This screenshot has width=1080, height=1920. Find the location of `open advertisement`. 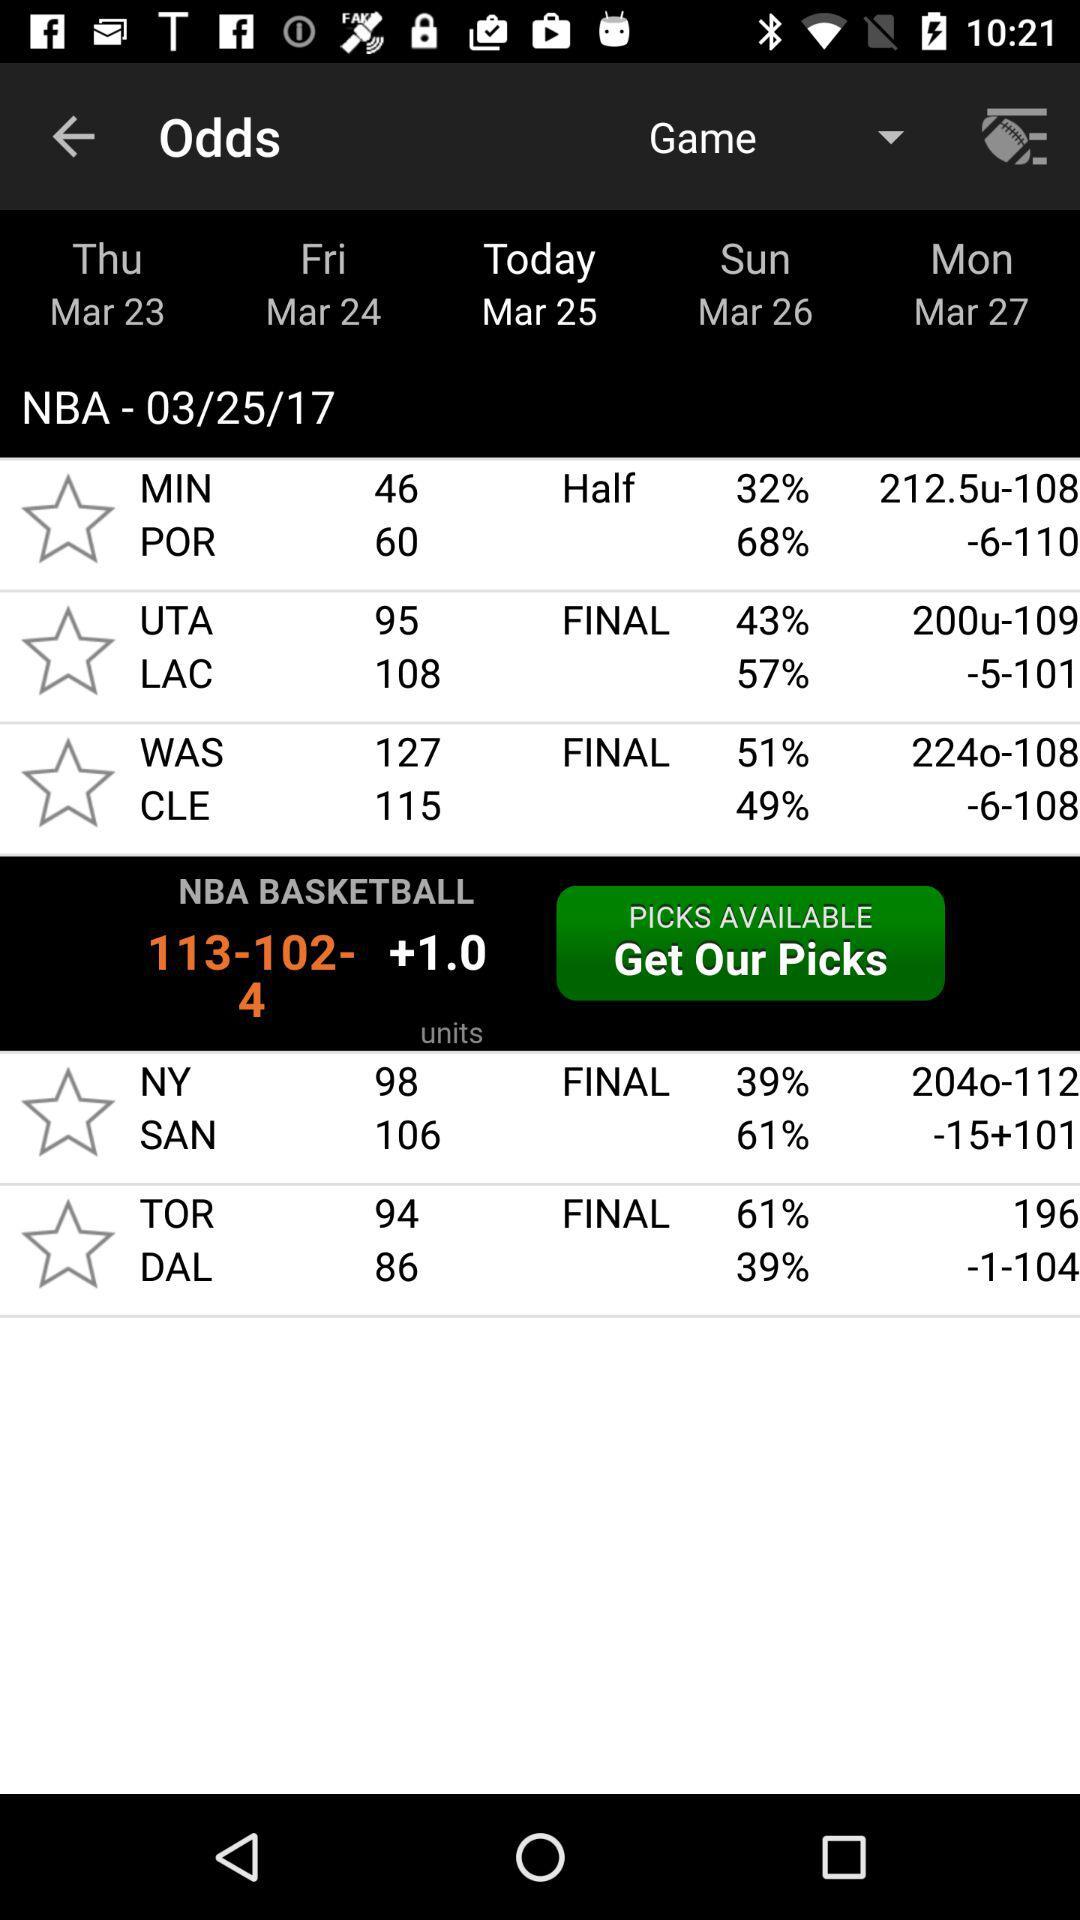

open advertisement is located at coordinates (540, 952).